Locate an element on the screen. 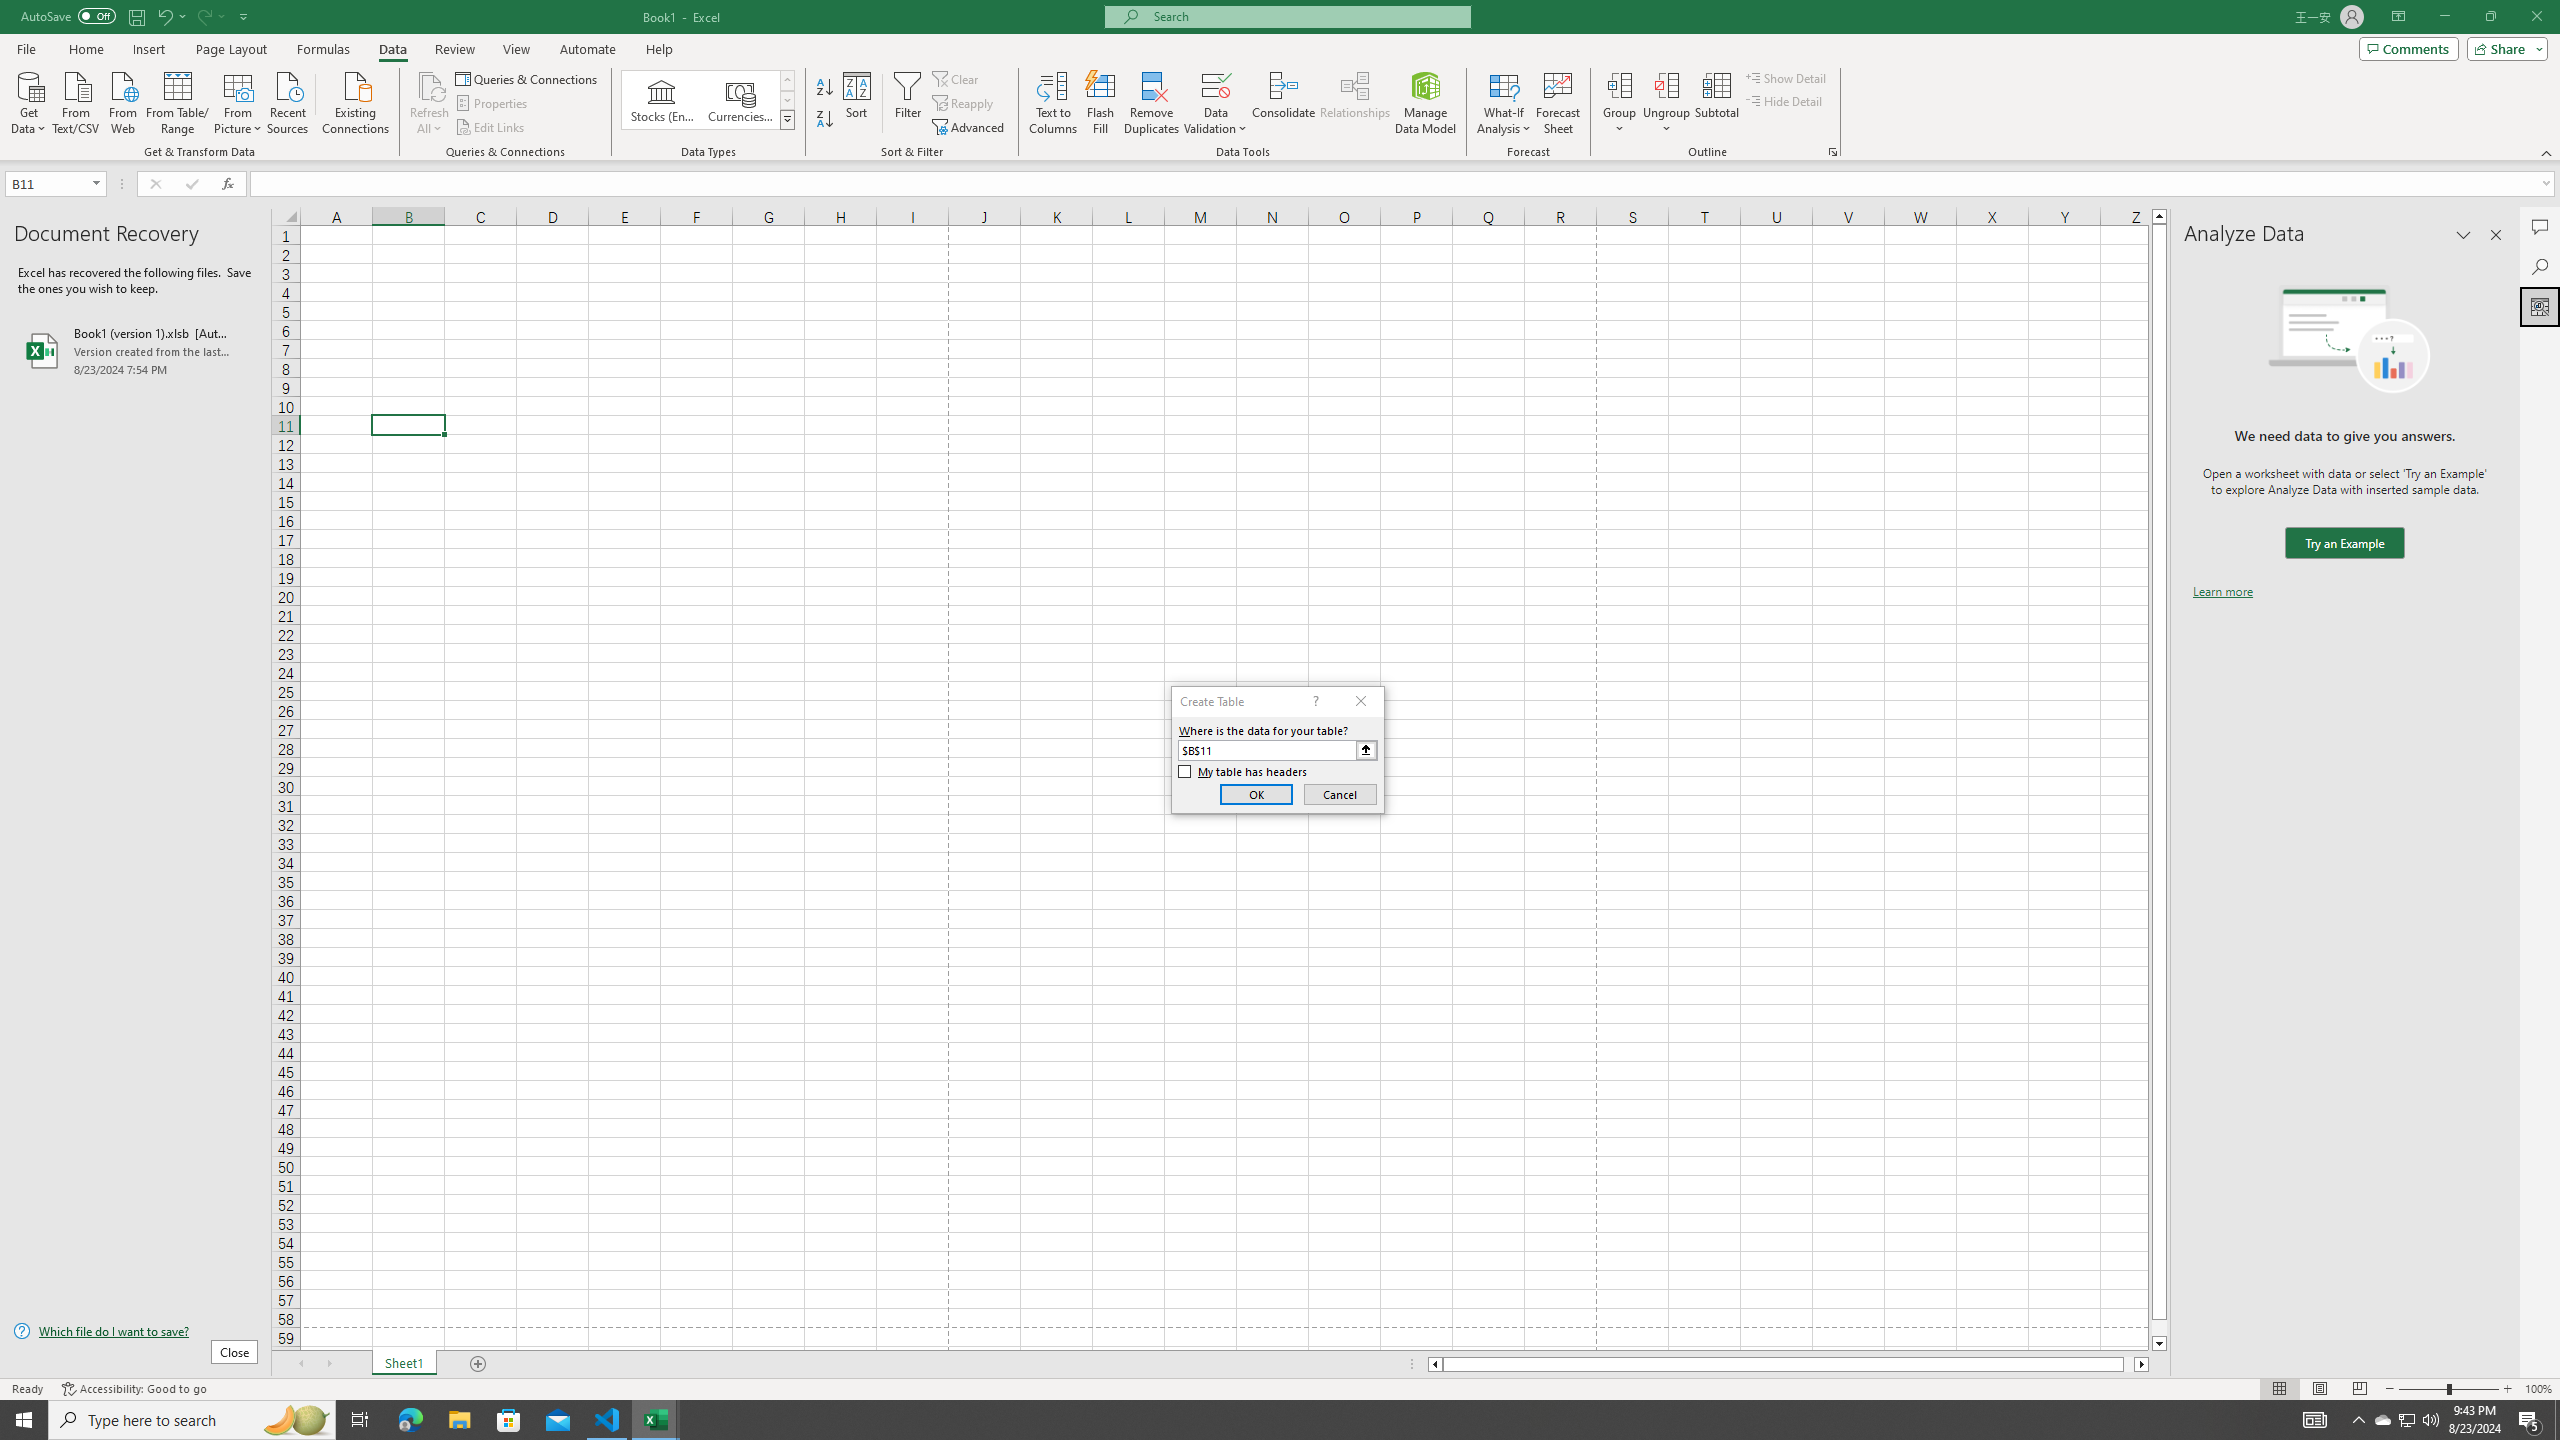  'Consolidate...' is located at coordinates (1283, 103).